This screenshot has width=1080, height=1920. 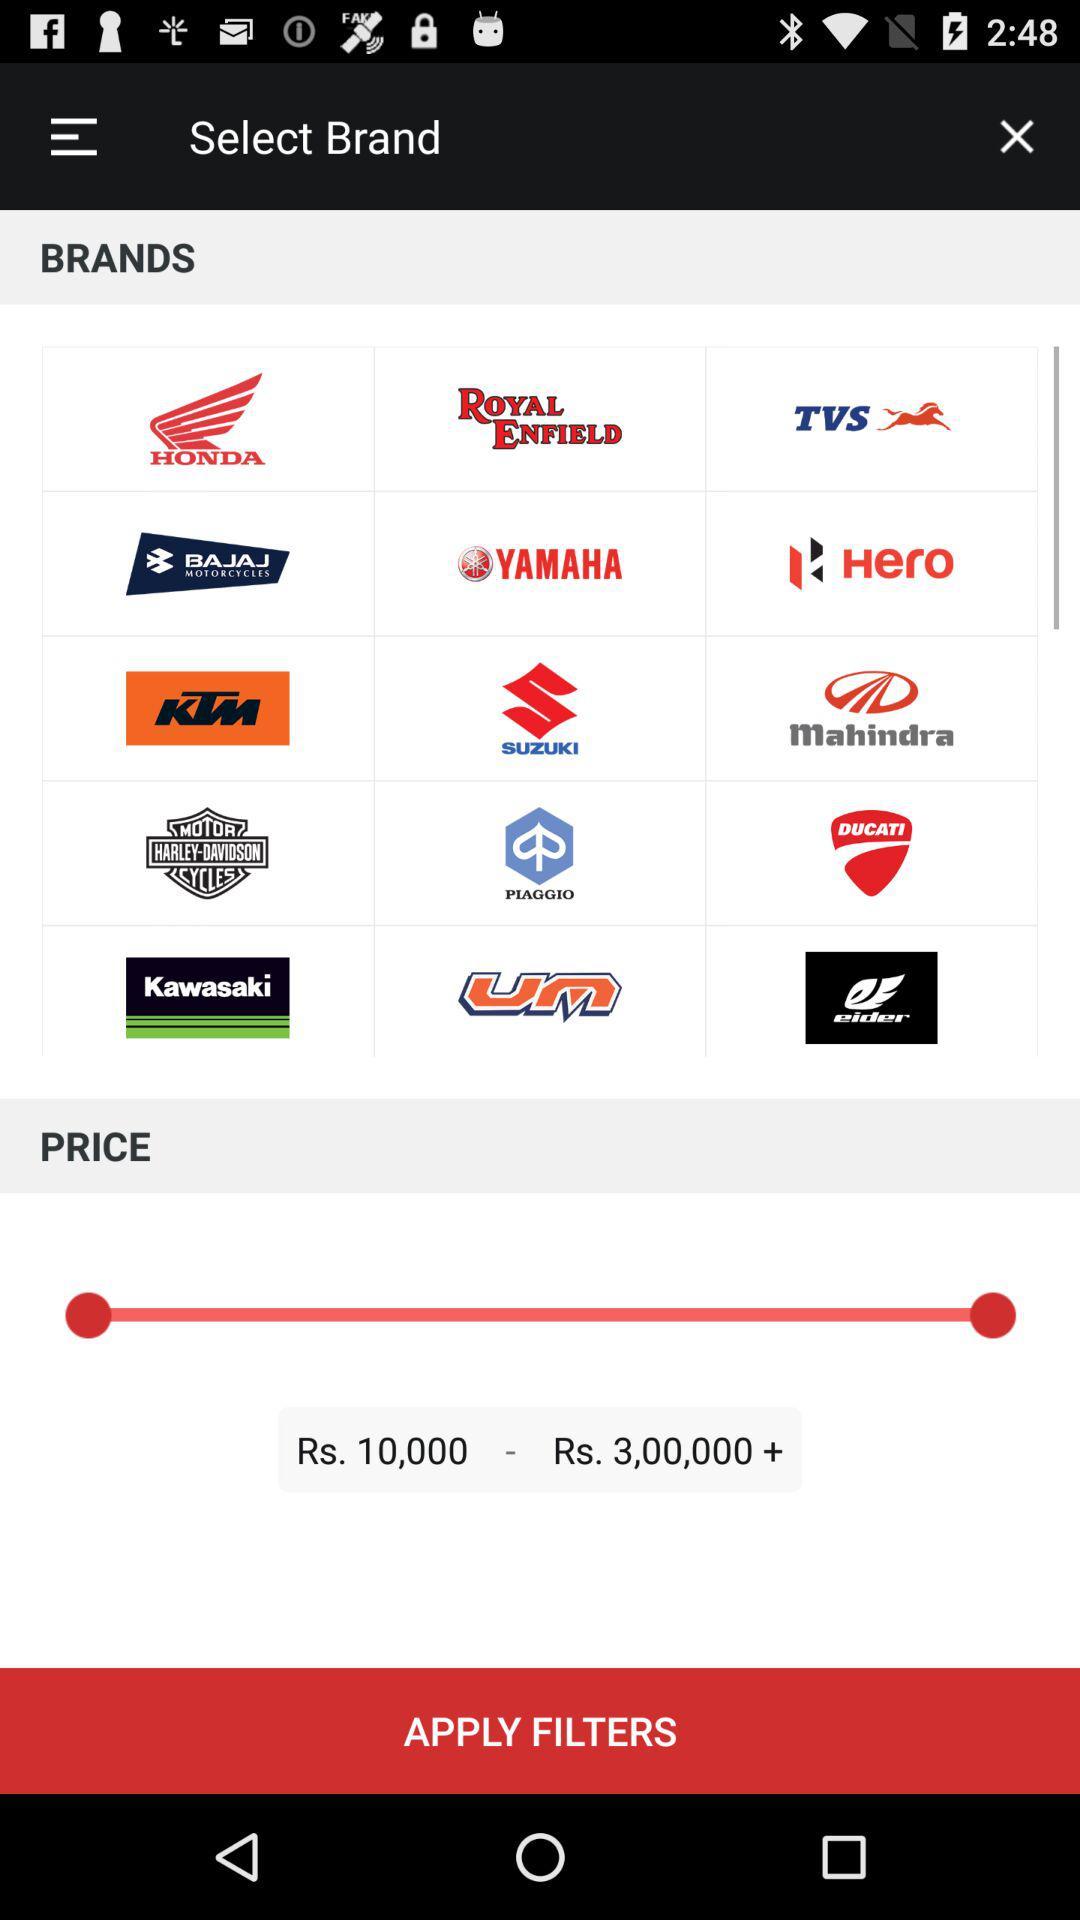 What do you see at coordinates (72, 135) in the screenshot?
I see `item next to the select brand icon` at bounding box center [72, 135].